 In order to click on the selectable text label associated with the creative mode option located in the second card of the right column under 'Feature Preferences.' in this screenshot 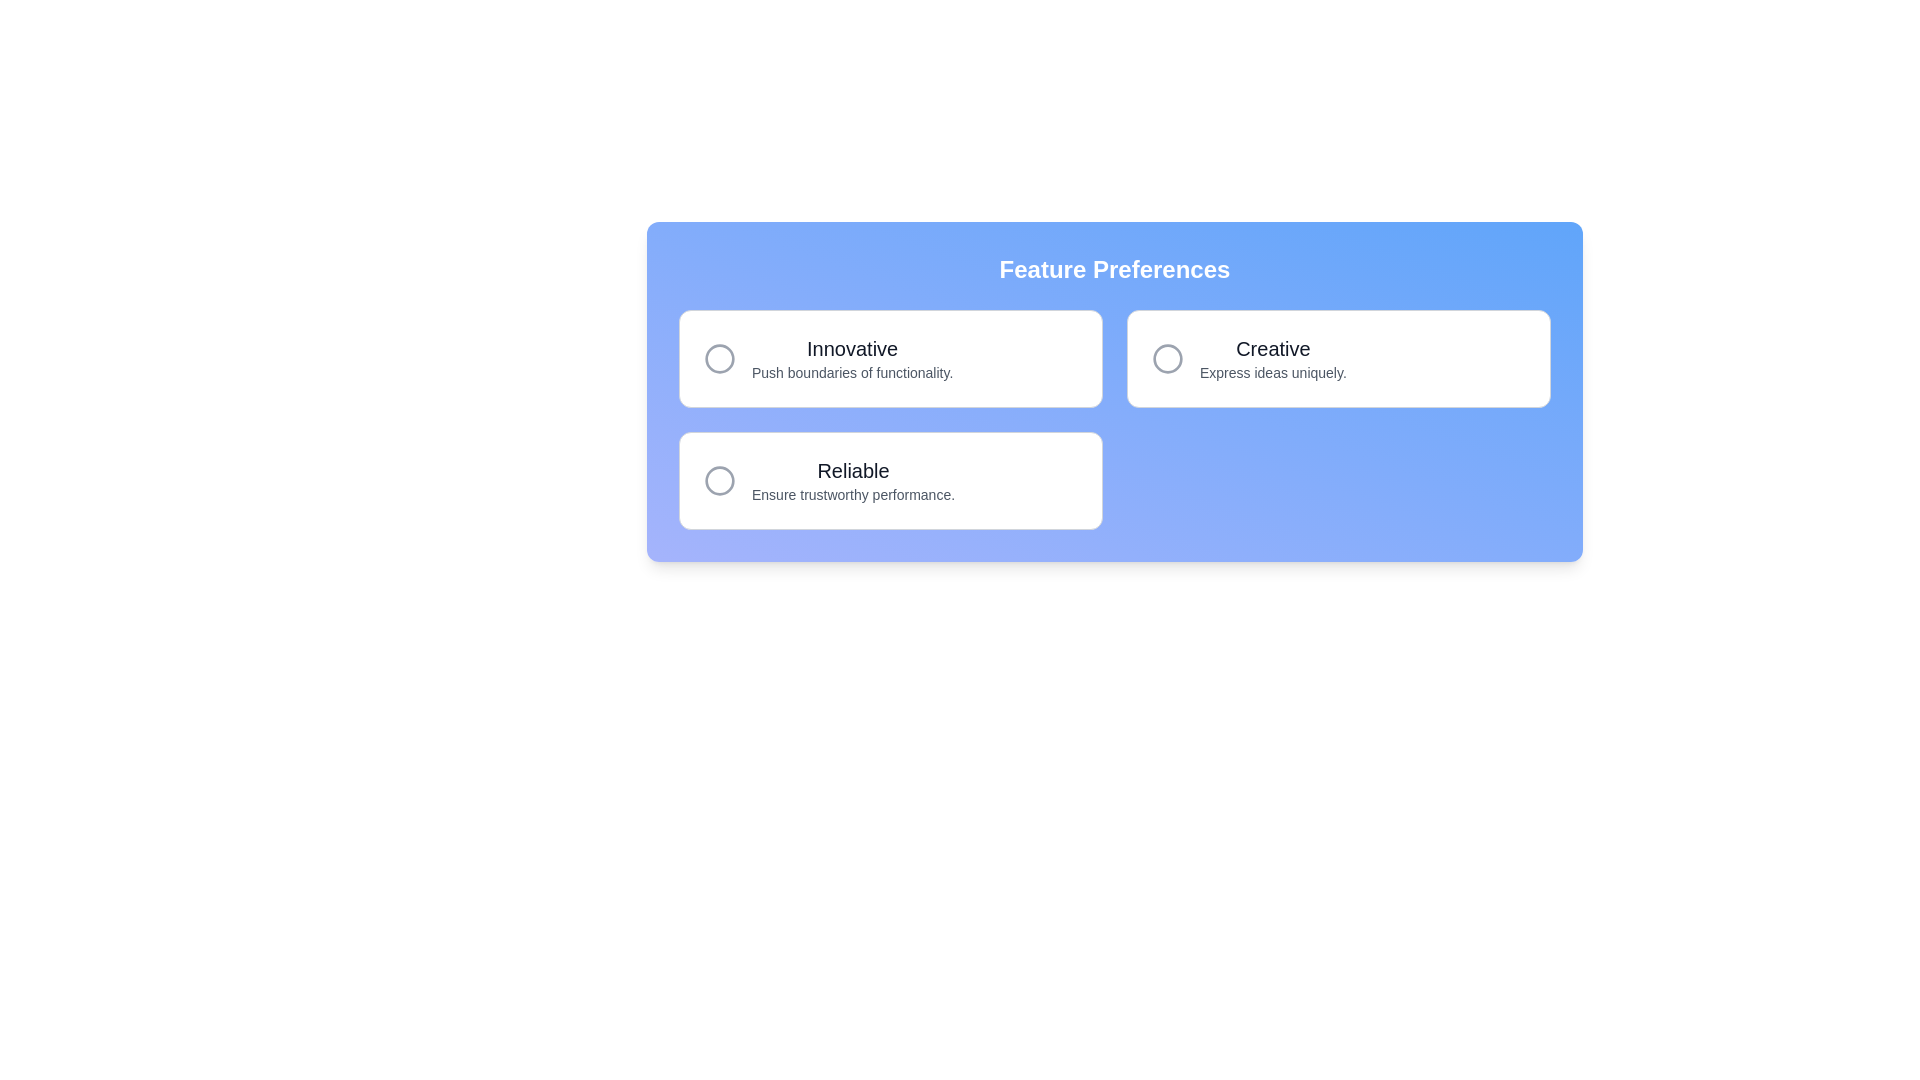, I will do `click(1271, 357)`.